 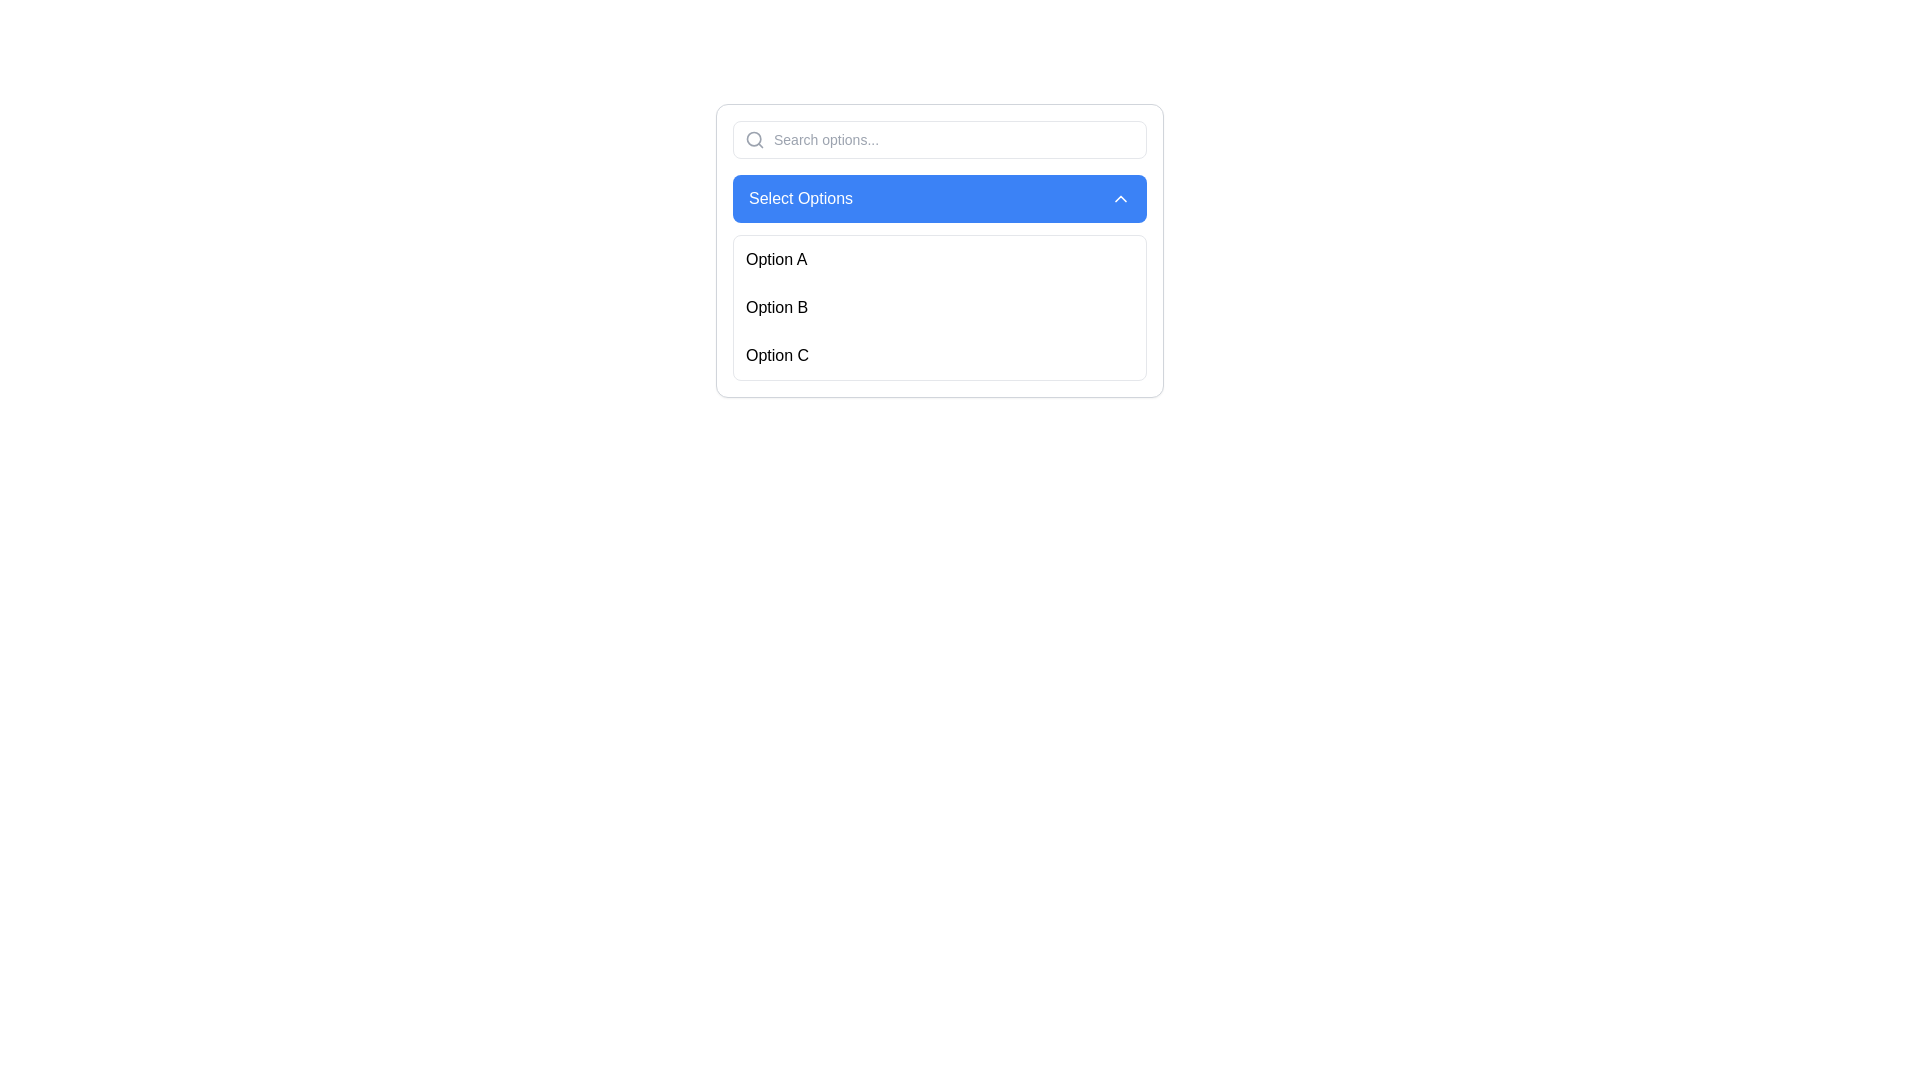 I want to click on the second option 'Option B' in the dropdown menu, so click(x=939, y=308).